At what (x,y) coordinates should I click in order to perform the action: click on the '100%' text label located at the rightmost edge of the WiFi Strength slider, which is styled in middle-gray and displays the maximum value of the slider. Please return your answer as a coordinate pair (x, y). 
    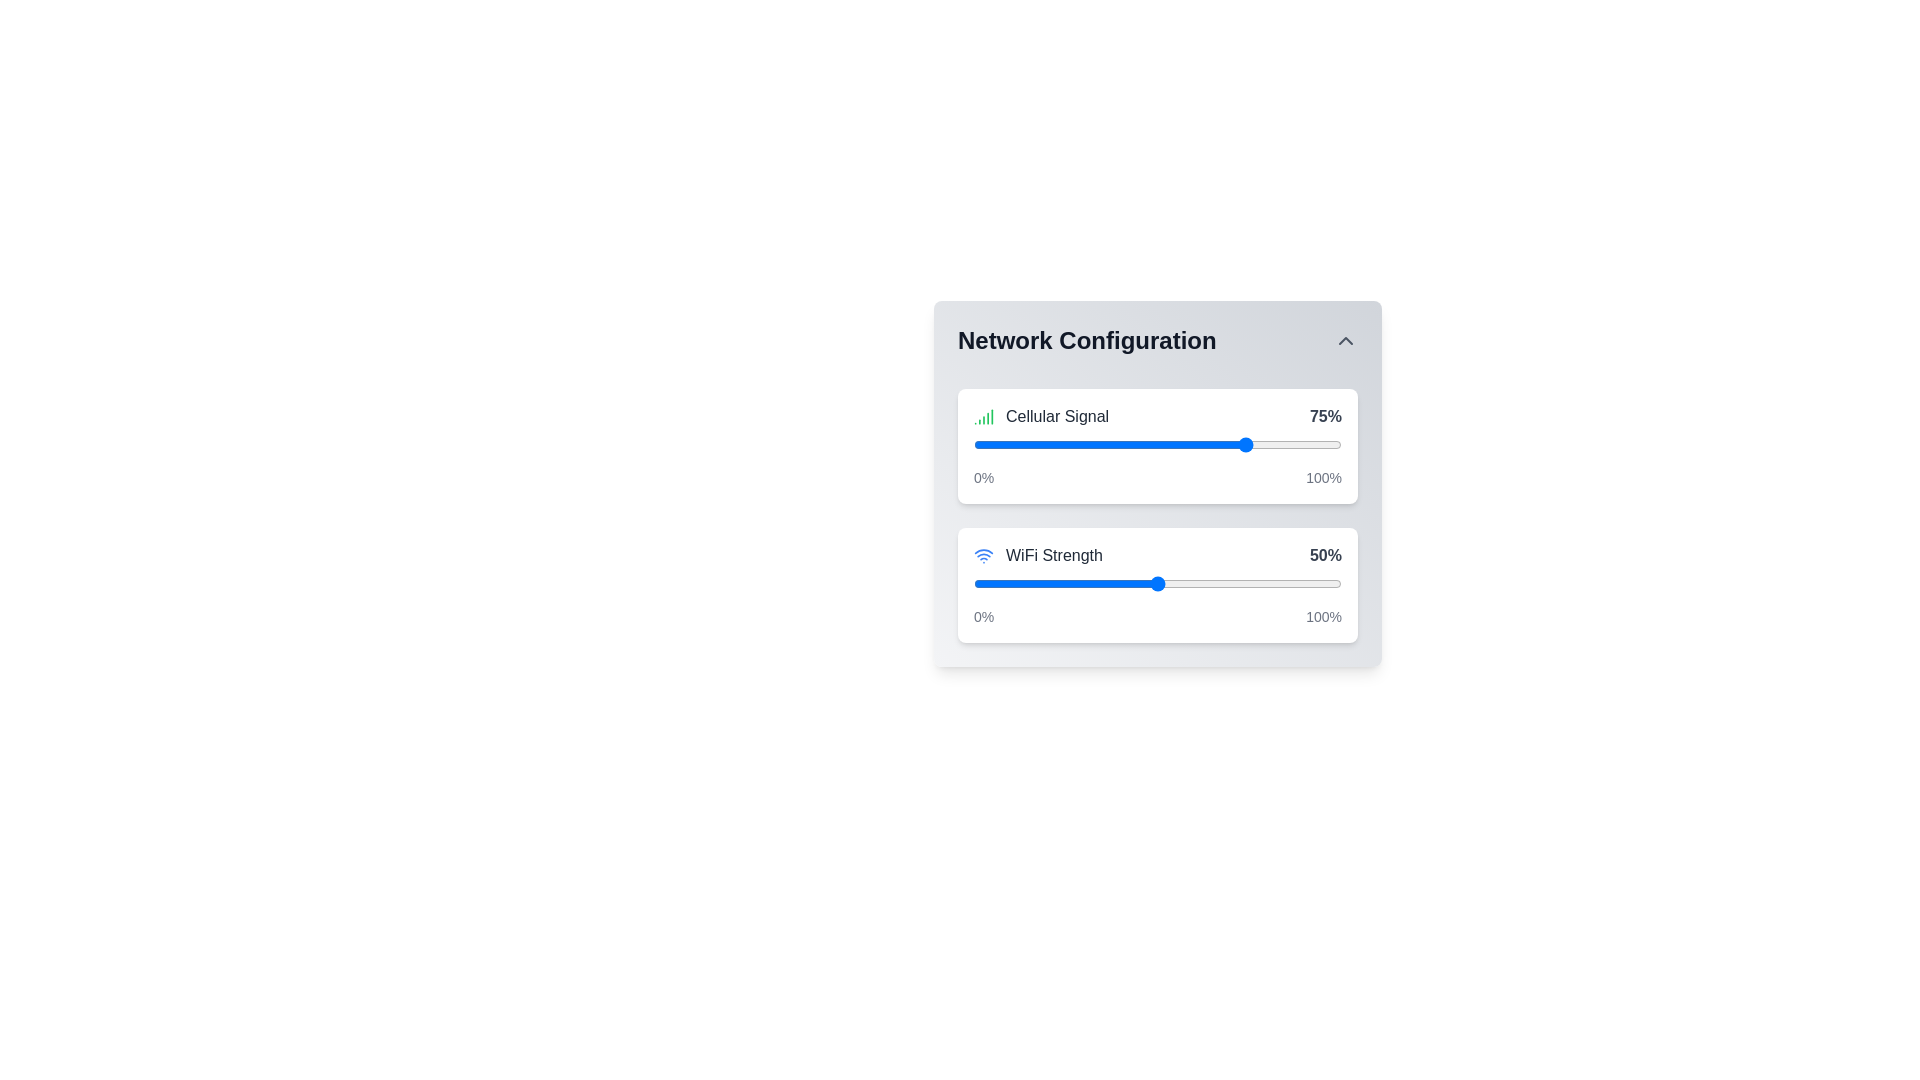
    Looking at the image, I should click on (1324, 616).